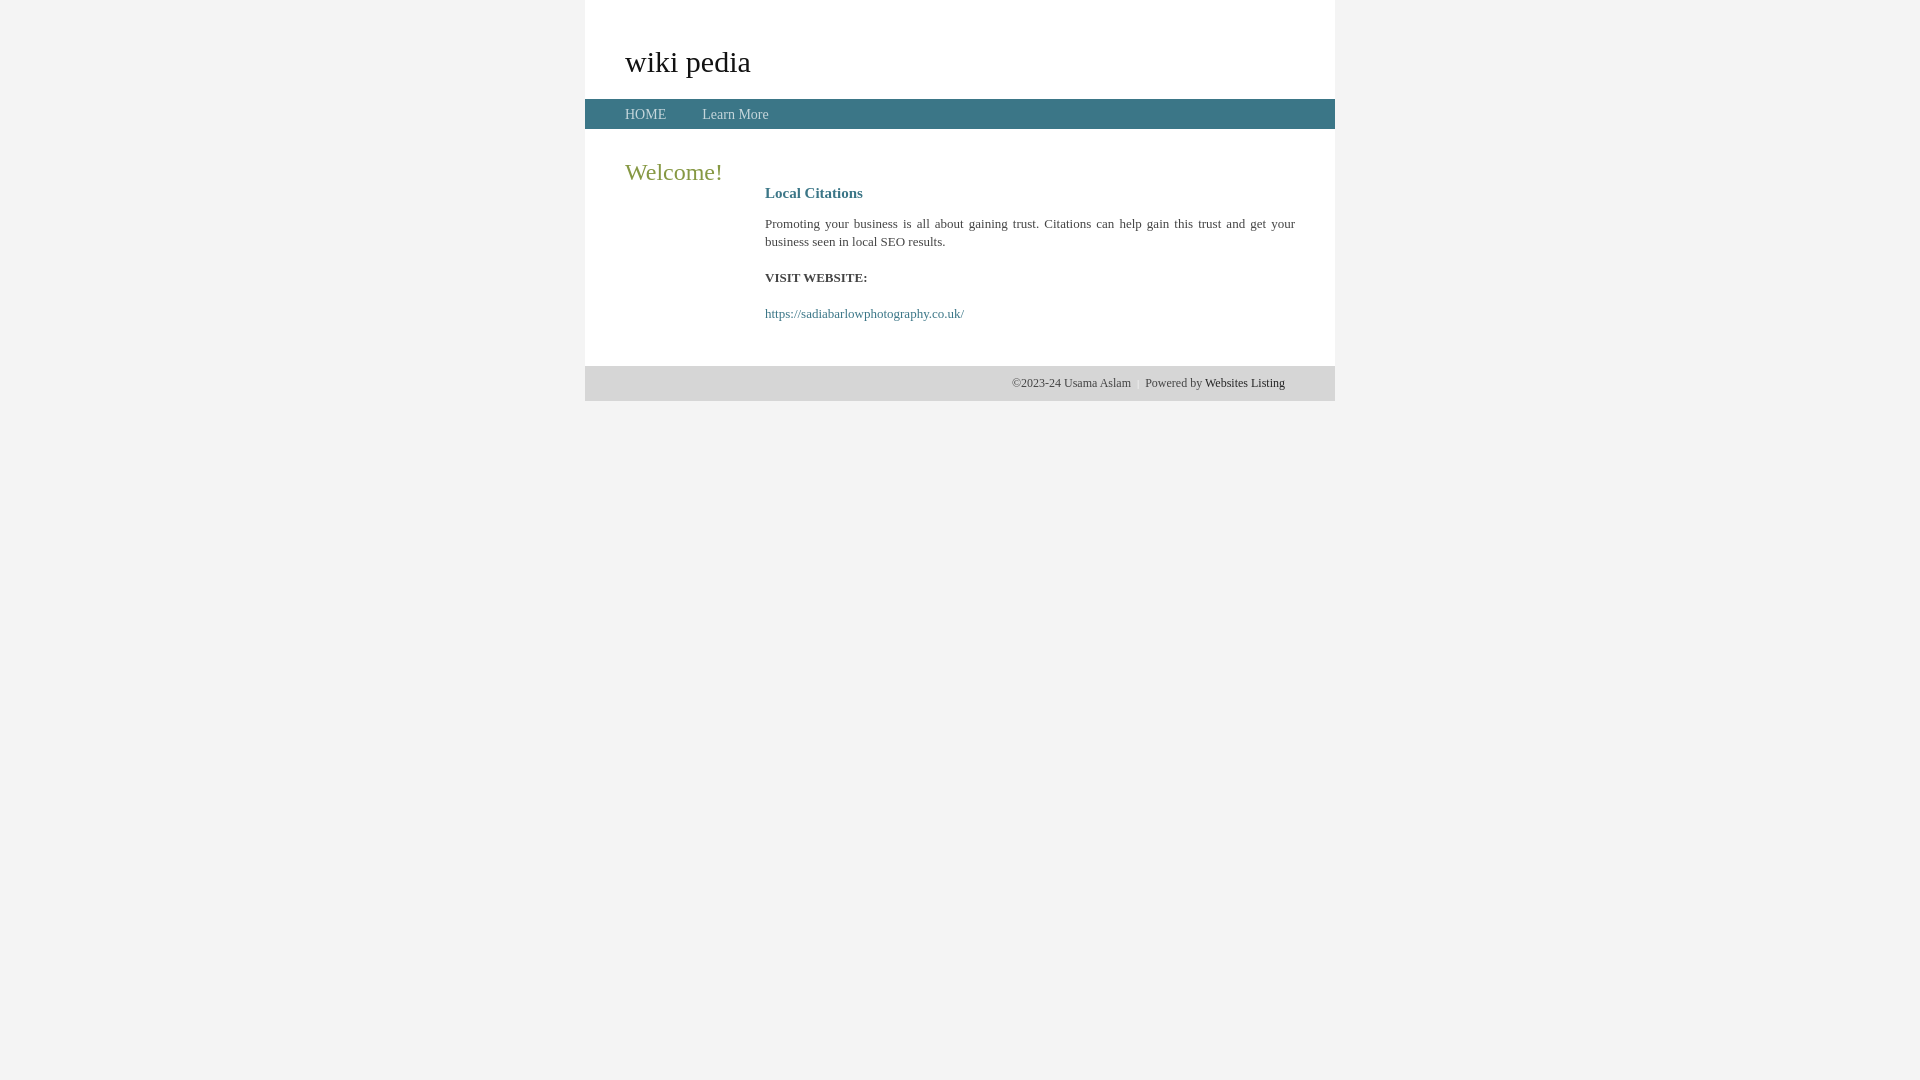  Describe the element at coordinates (645, 114) in the screenshot. I see `'HOME'` at that location.